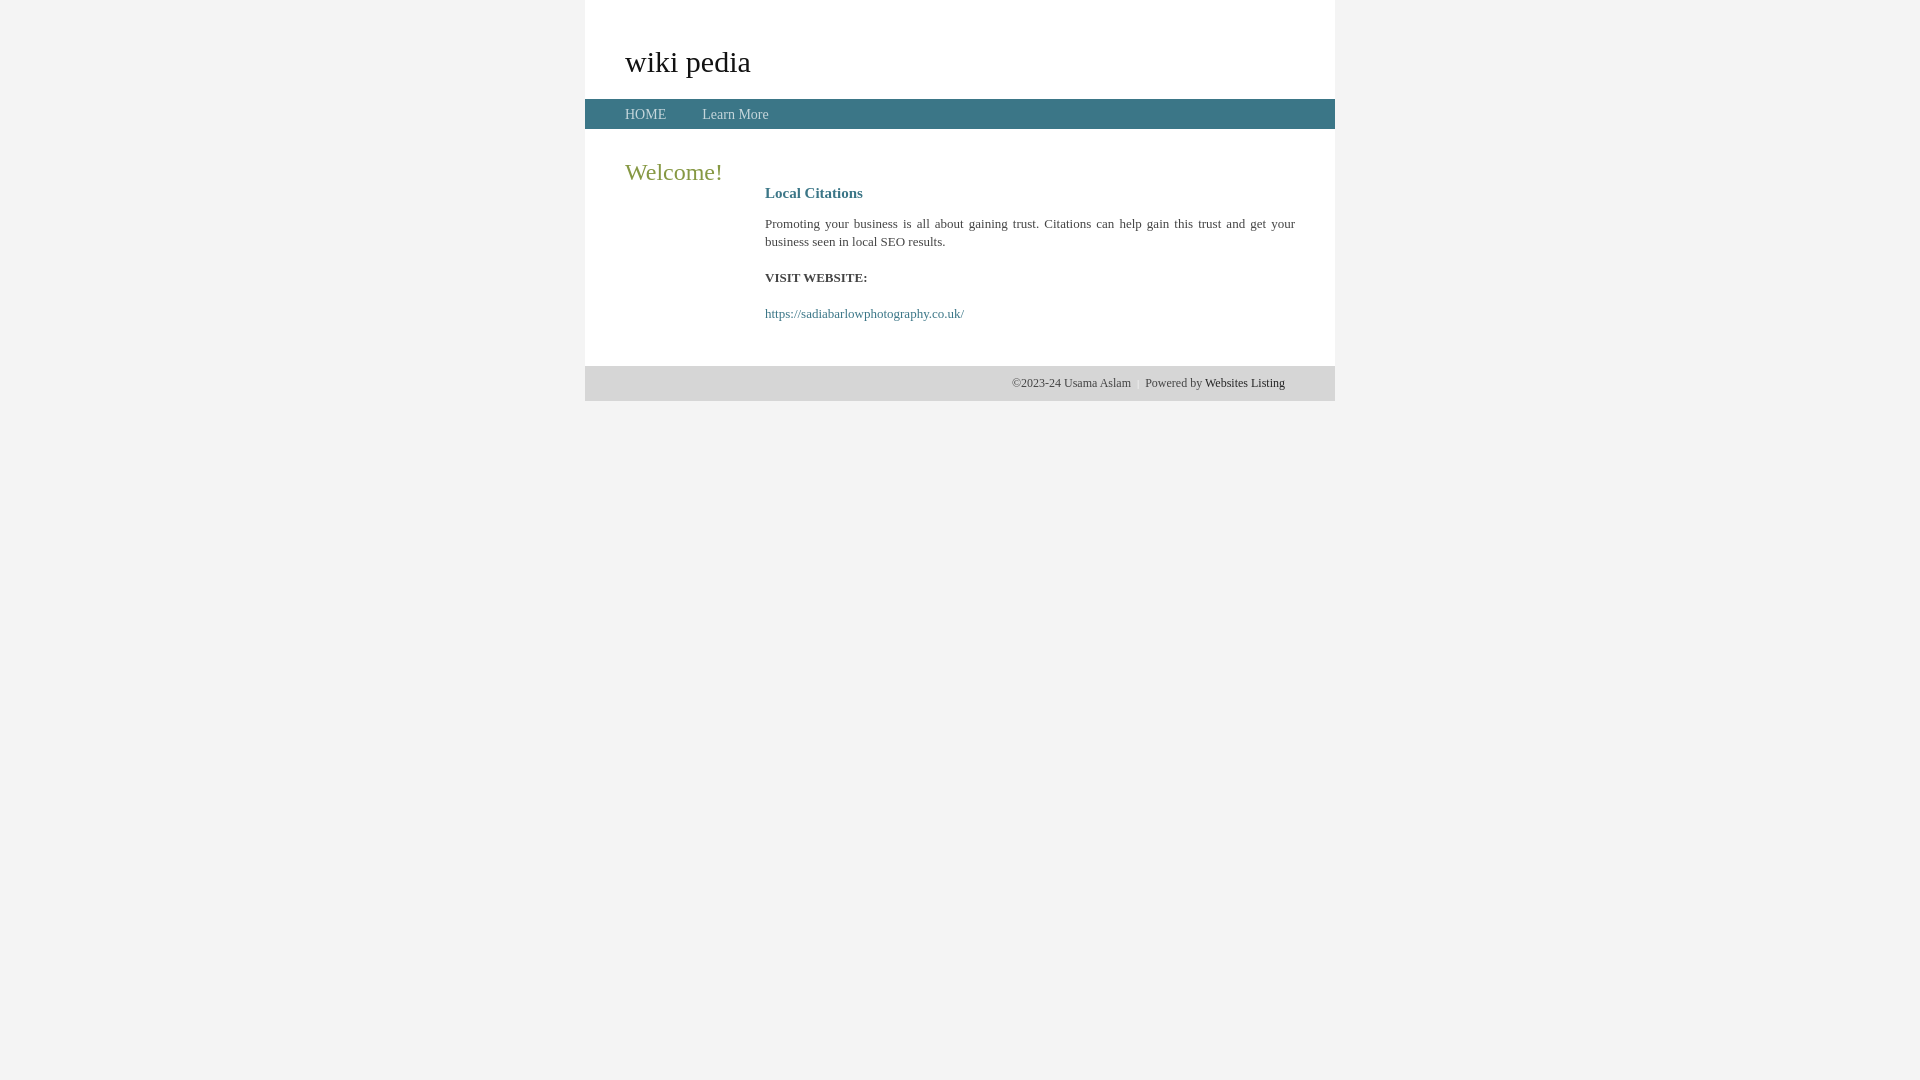  Describe the element at coordinates (645, 114) in the screenshot. I see `'HOME'` at that location.